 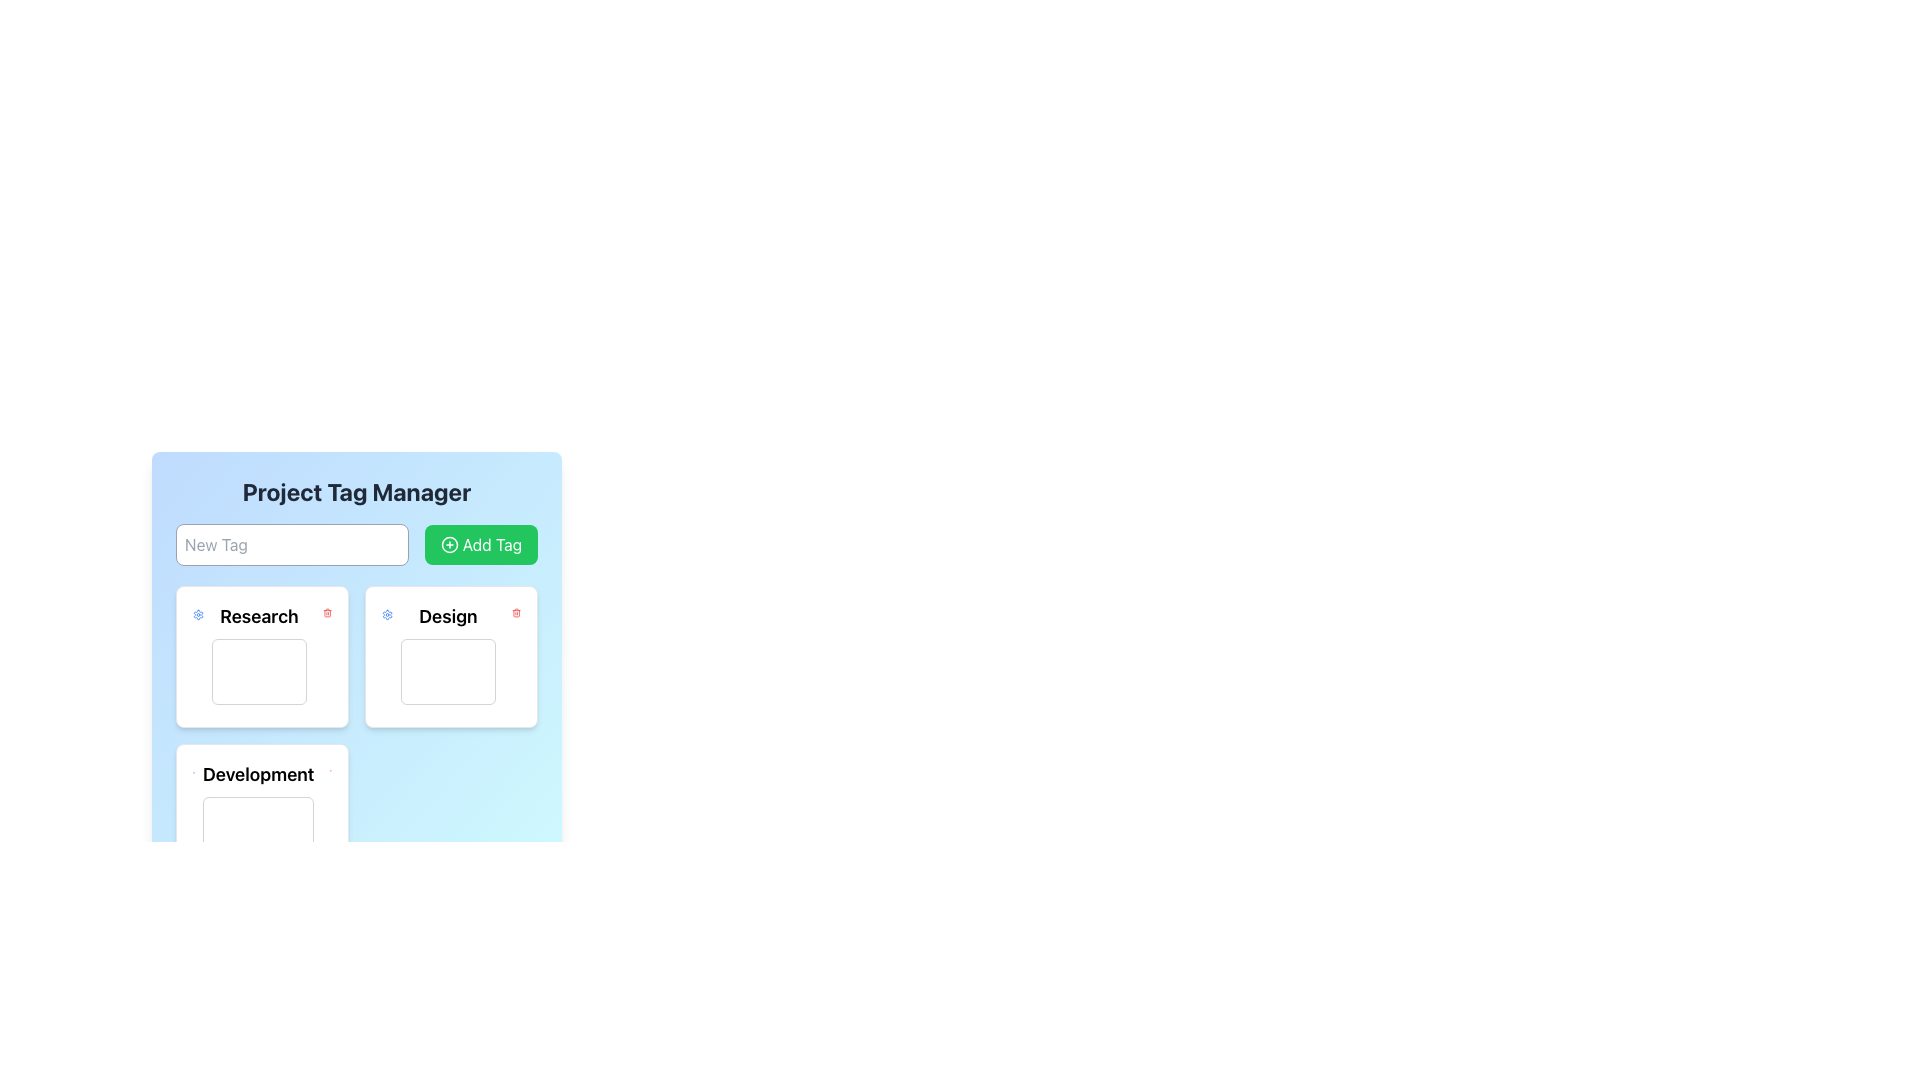 What do you see at coordinates (257, 774) in the screenshot?
I see `the prominent text label displaying 'Development', which is centrally located in the lower section of the interface` at bounding box center [257, 774].